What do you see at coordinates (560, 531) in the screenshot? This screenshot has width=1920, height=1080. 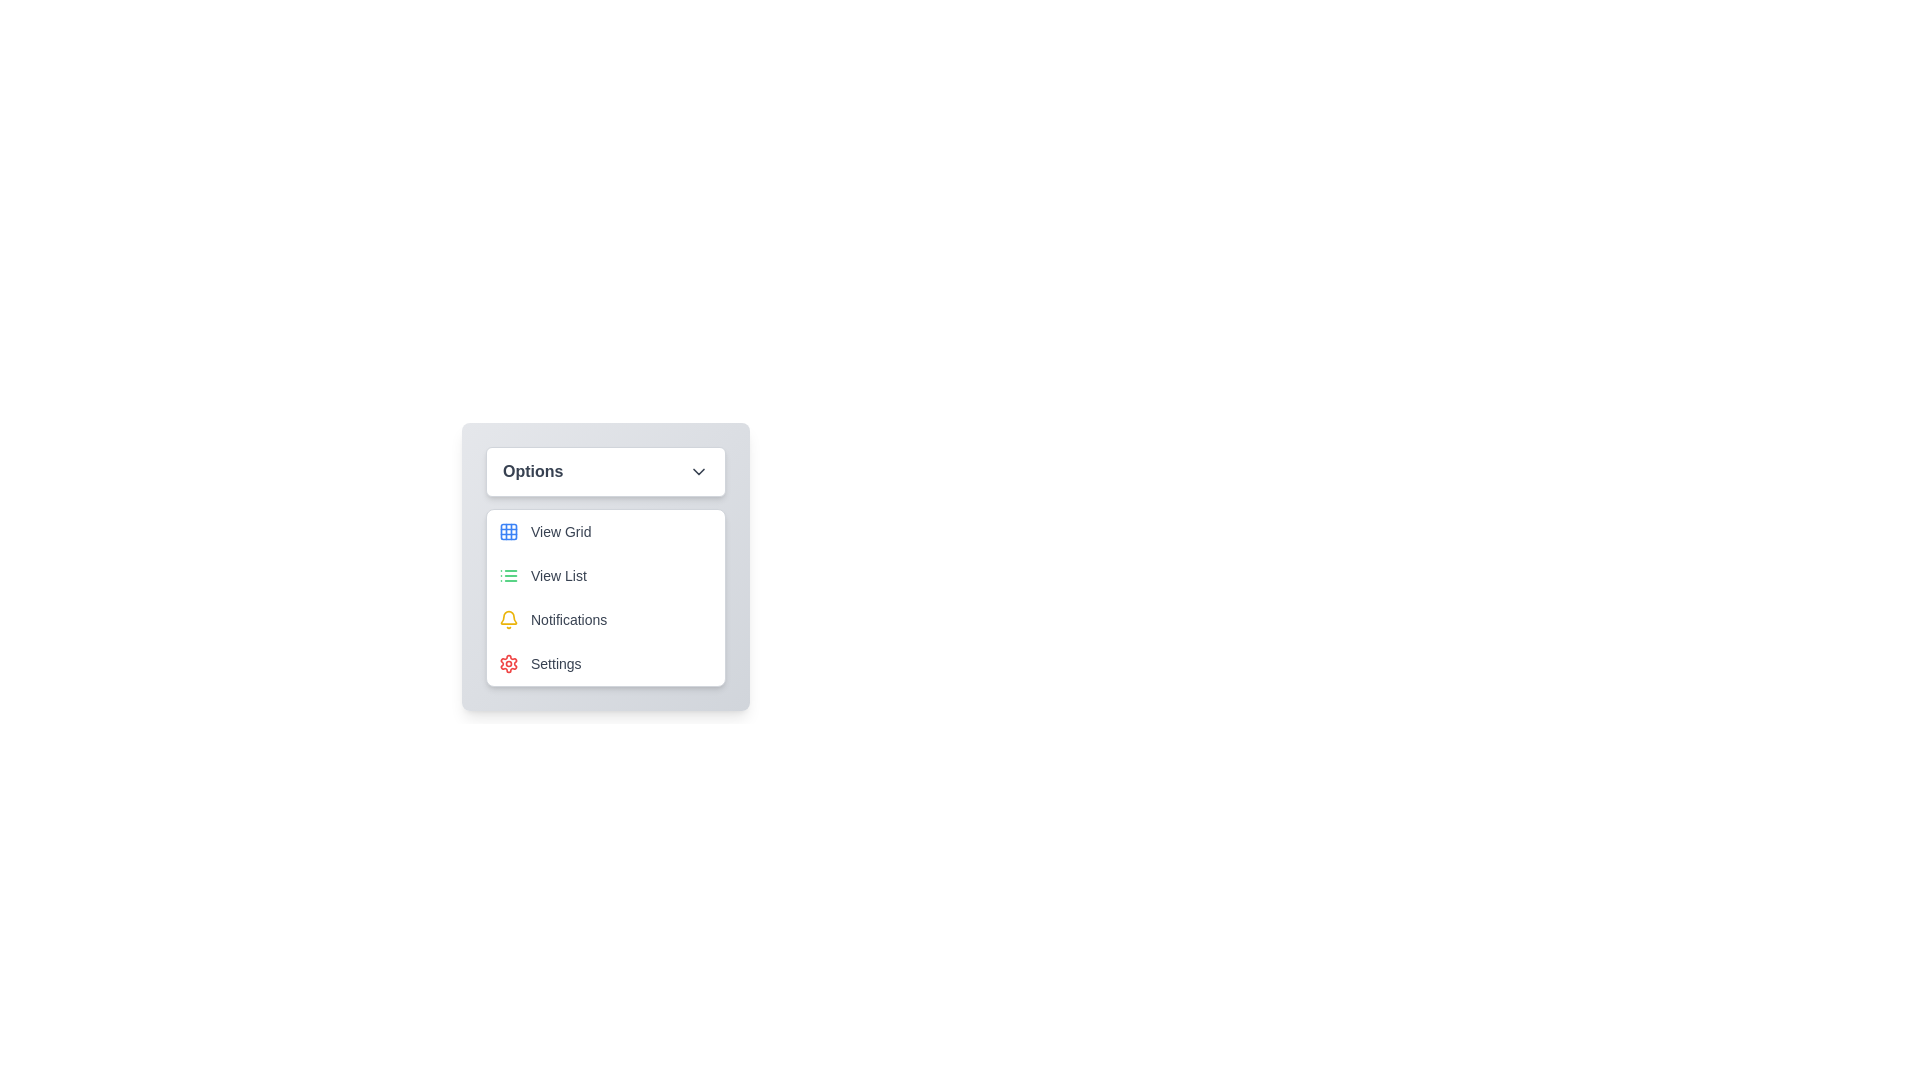 I see `label 'View Grid' from the dropdown menu under the 'Options' button, which is styled with a smaller font size and medium weight, colored in gray` at bounding box center [560, 531].